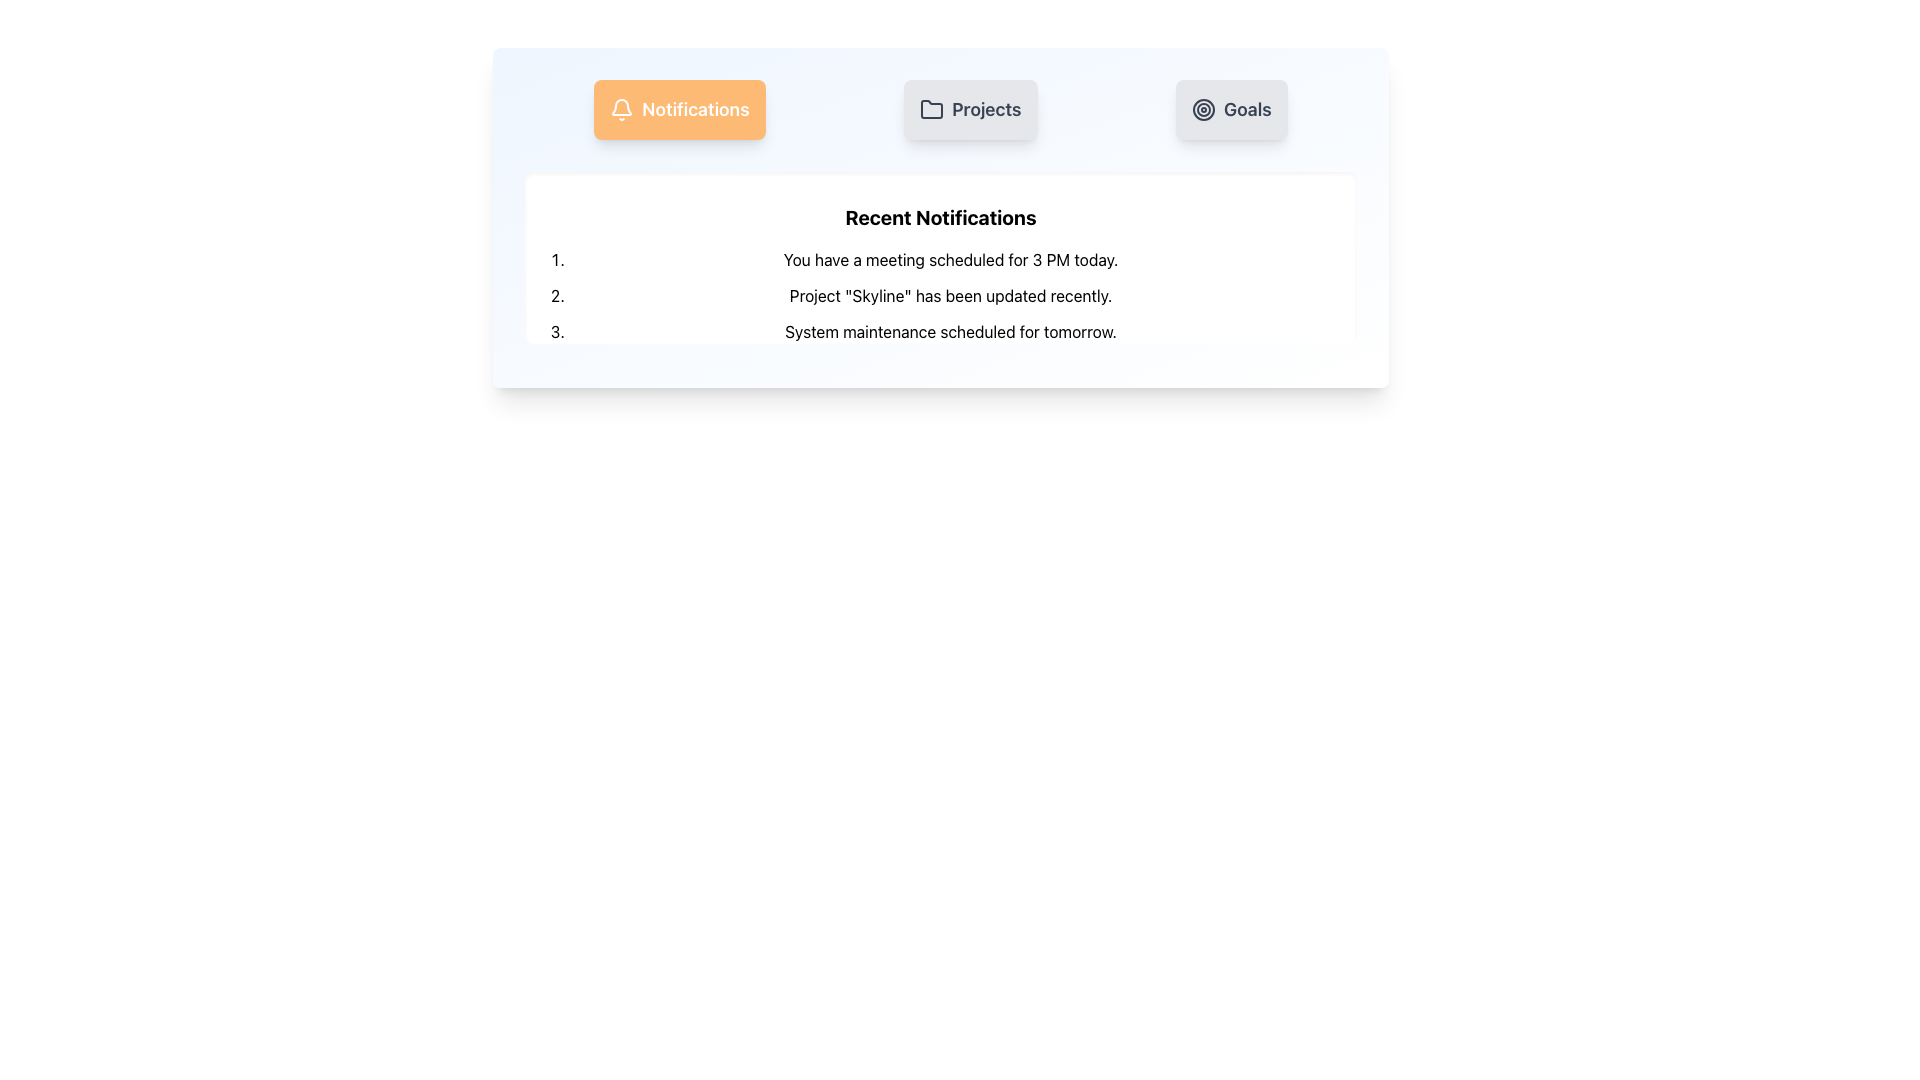 This screenshot has height=1080, width=1920. I want to click on the circular target icon located to the left of the 'Goals' label in the top-right section of the interface, so click(1203, 110).